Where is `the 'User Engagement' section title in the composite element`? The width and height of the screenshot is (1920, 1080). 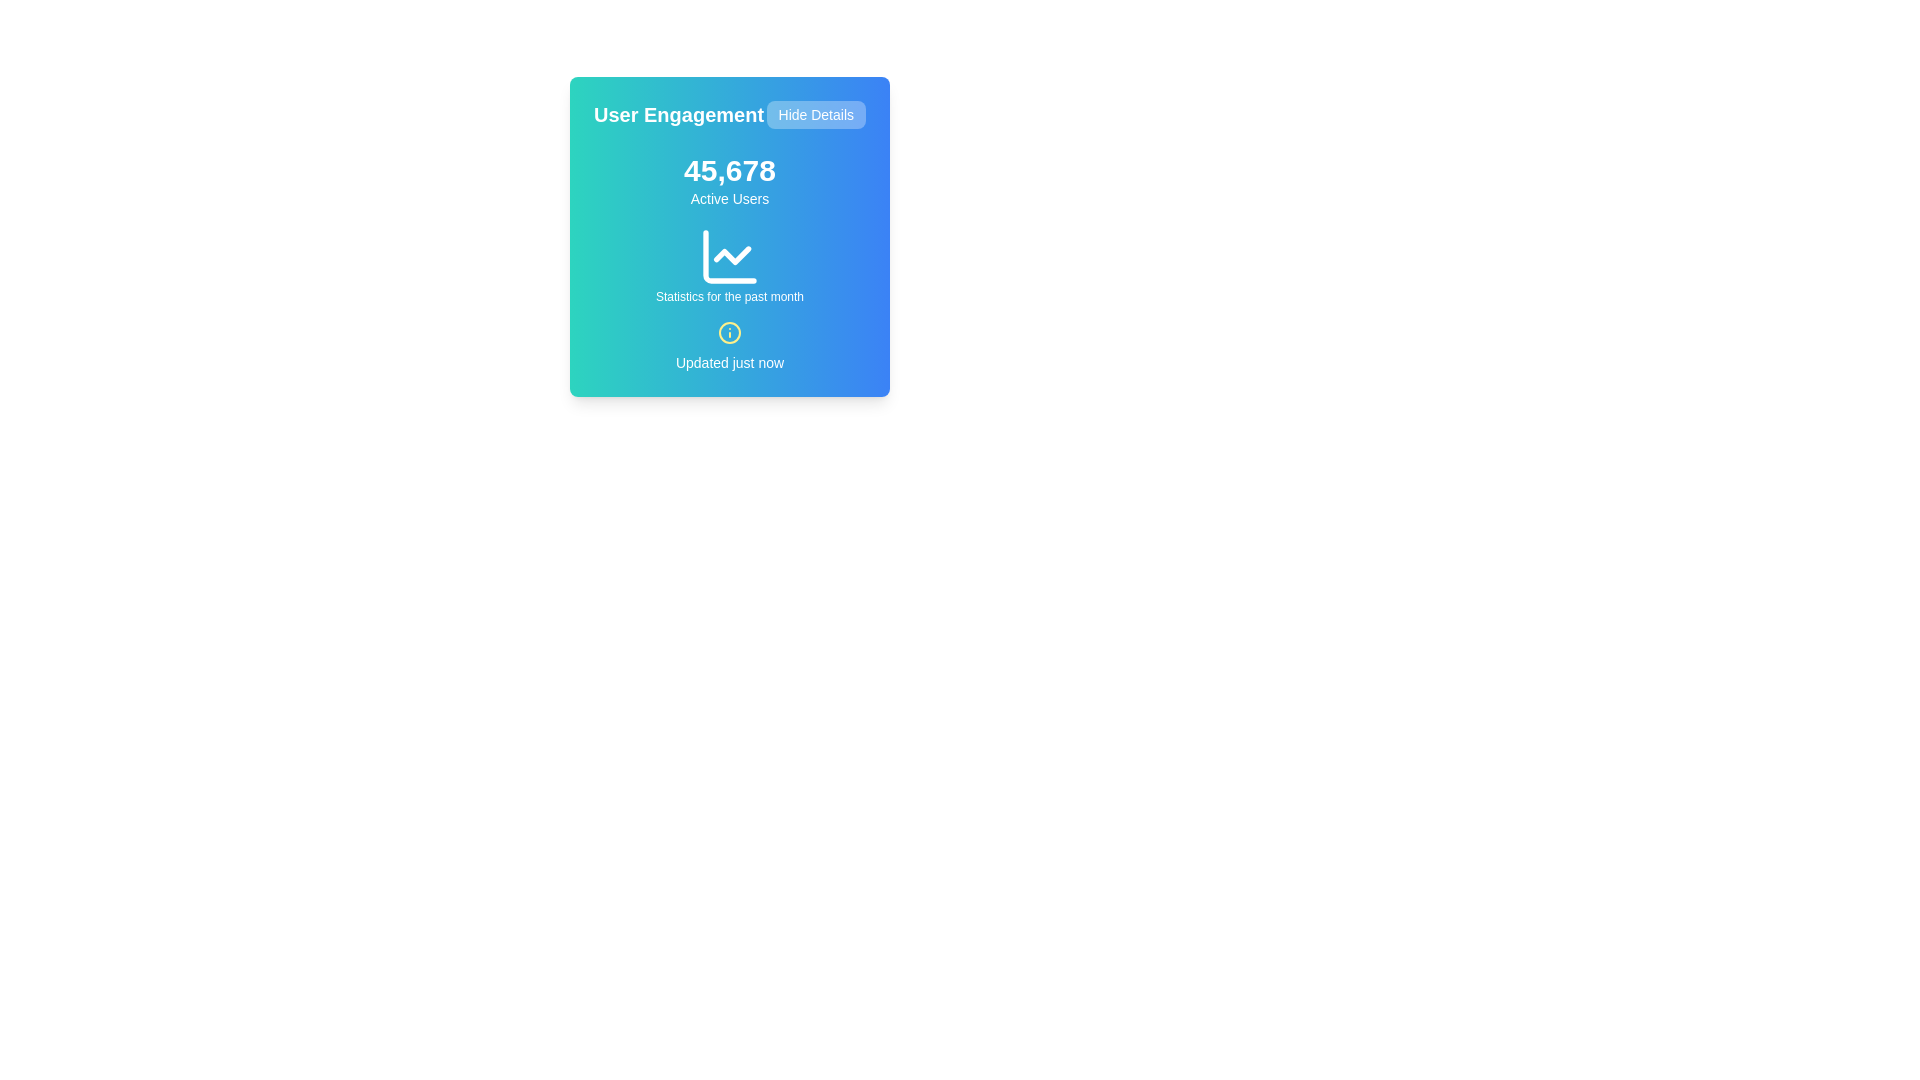 the 'User Engagement' section title in the composite element is located at coordinates (728, 115).